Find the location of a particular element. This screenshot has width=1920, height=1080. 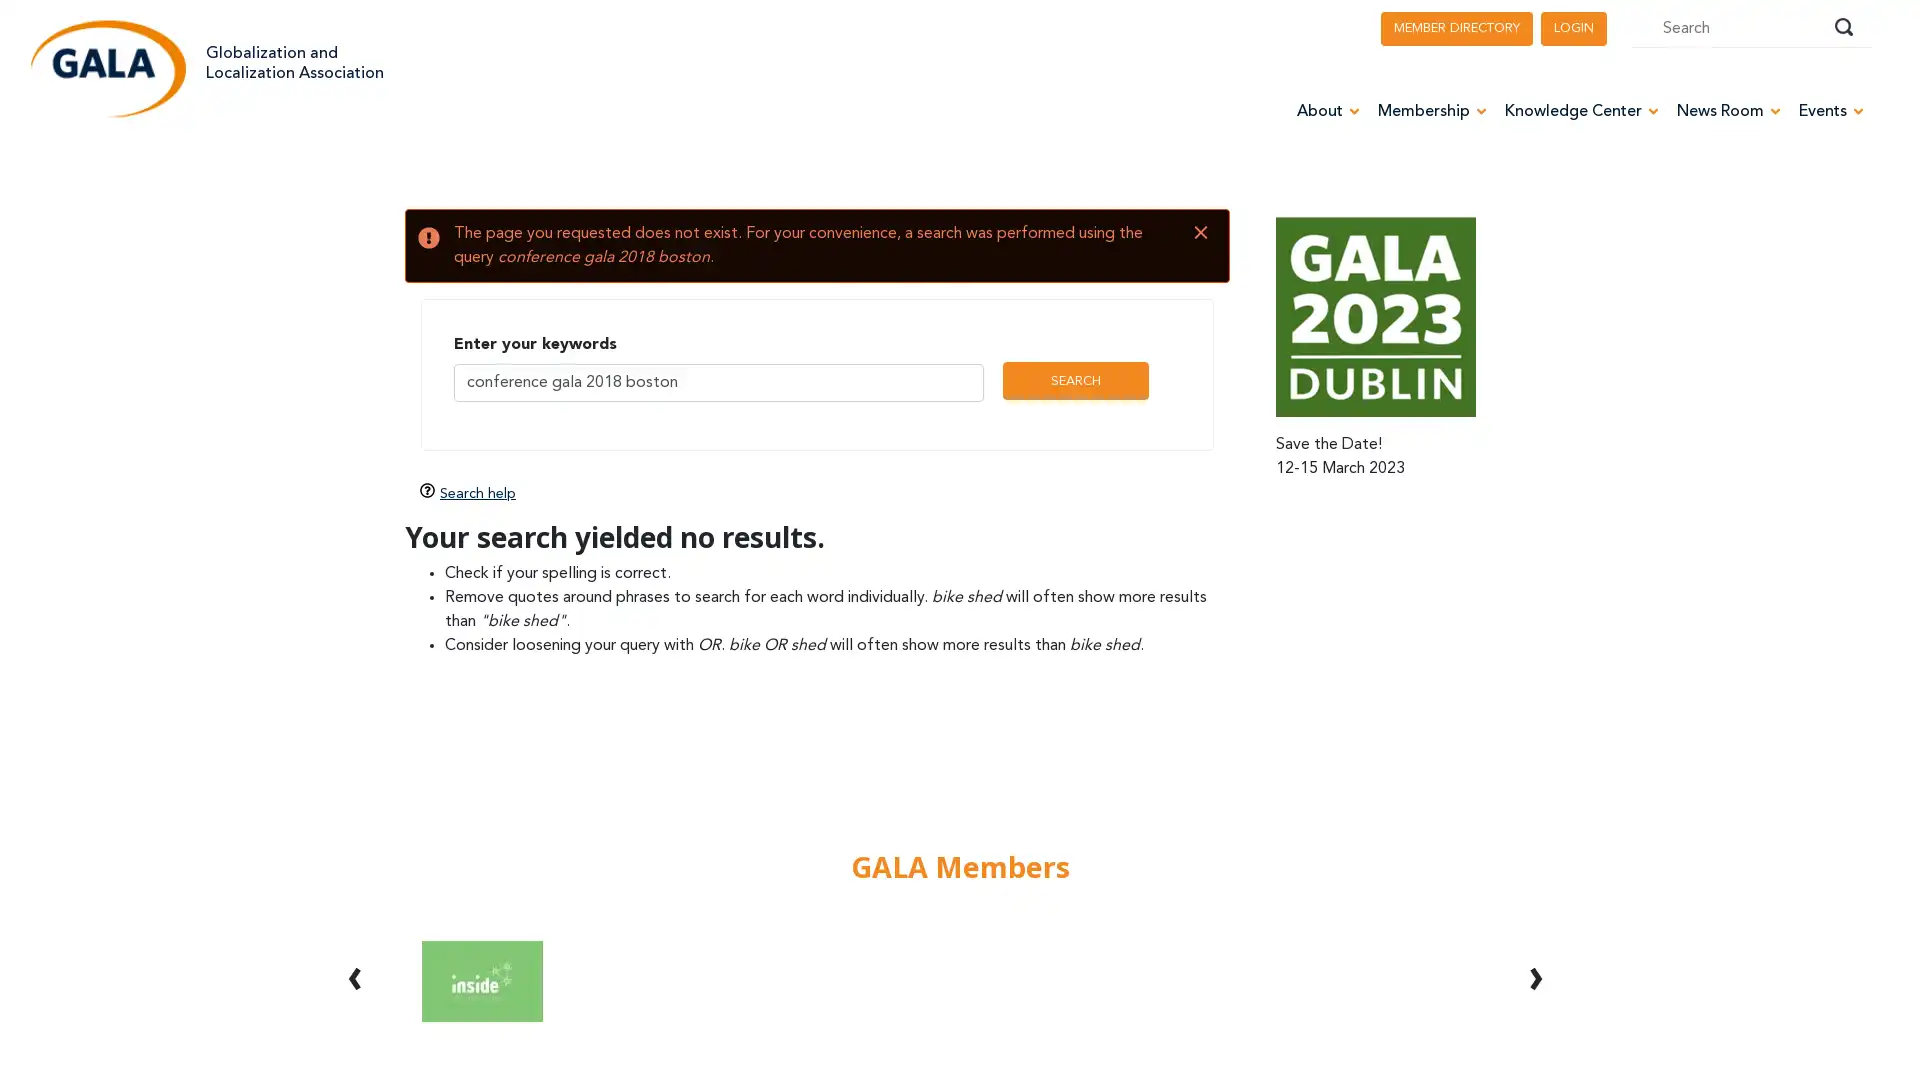

search bar is located at coordinates (1842, 27).